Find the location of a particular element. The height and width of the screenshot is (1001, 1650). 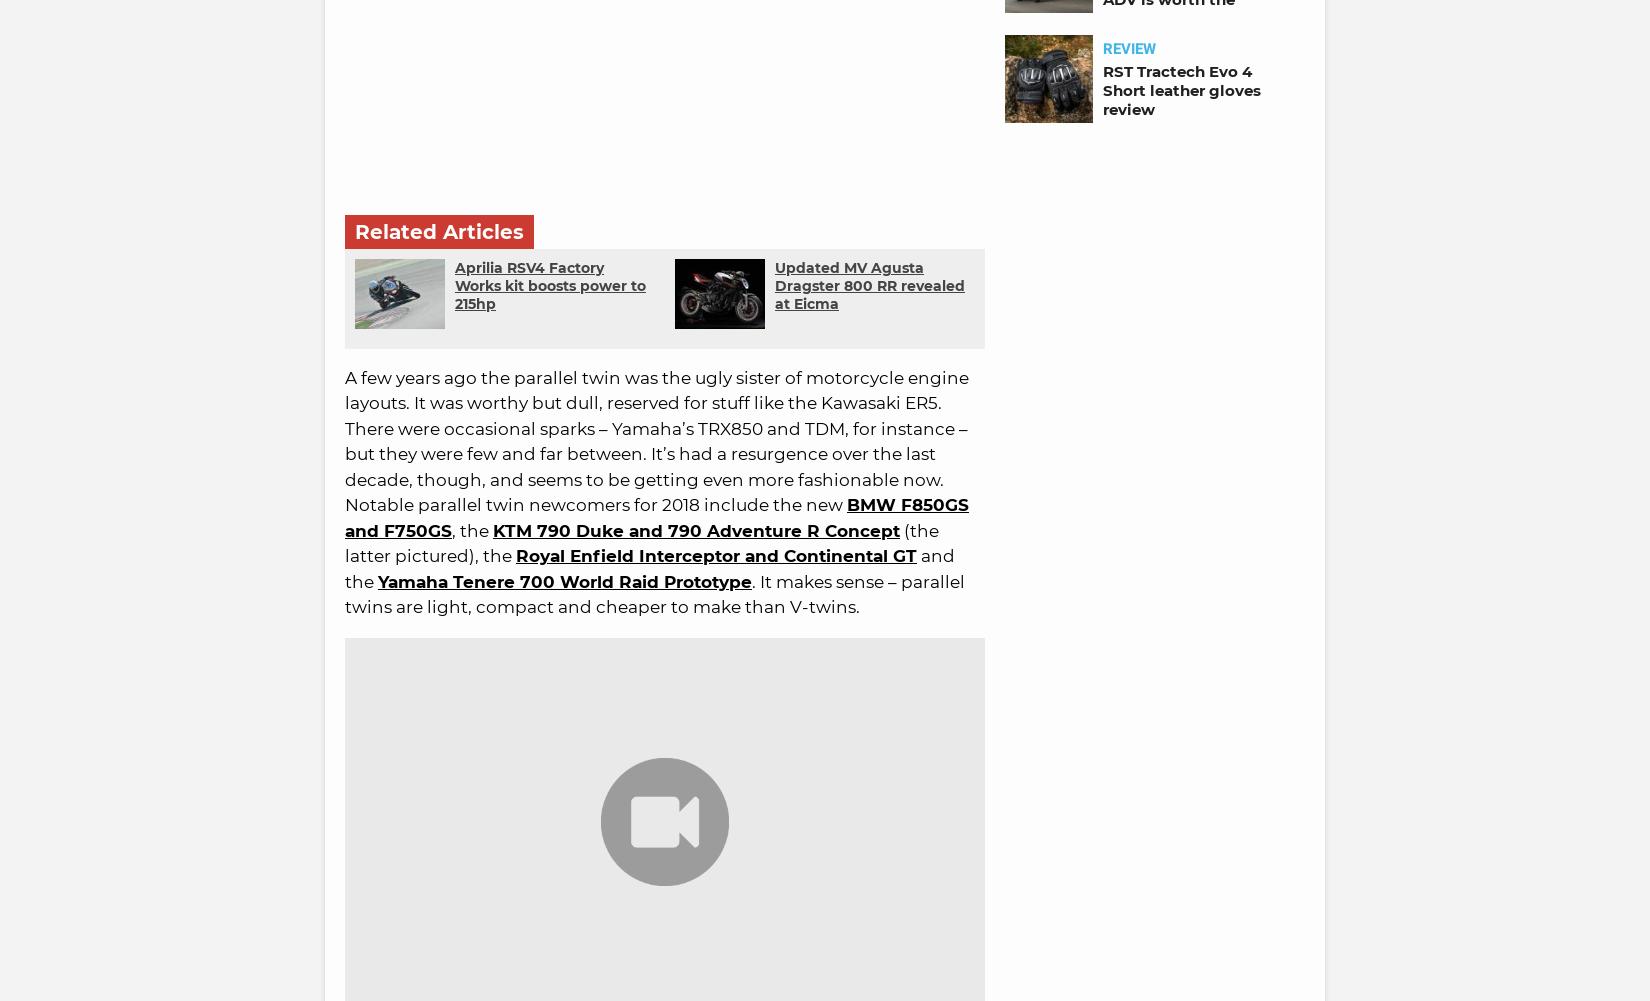

'RST Tractech Evo 4 Short leather gloves review' is located at coordinates (1182, 88).